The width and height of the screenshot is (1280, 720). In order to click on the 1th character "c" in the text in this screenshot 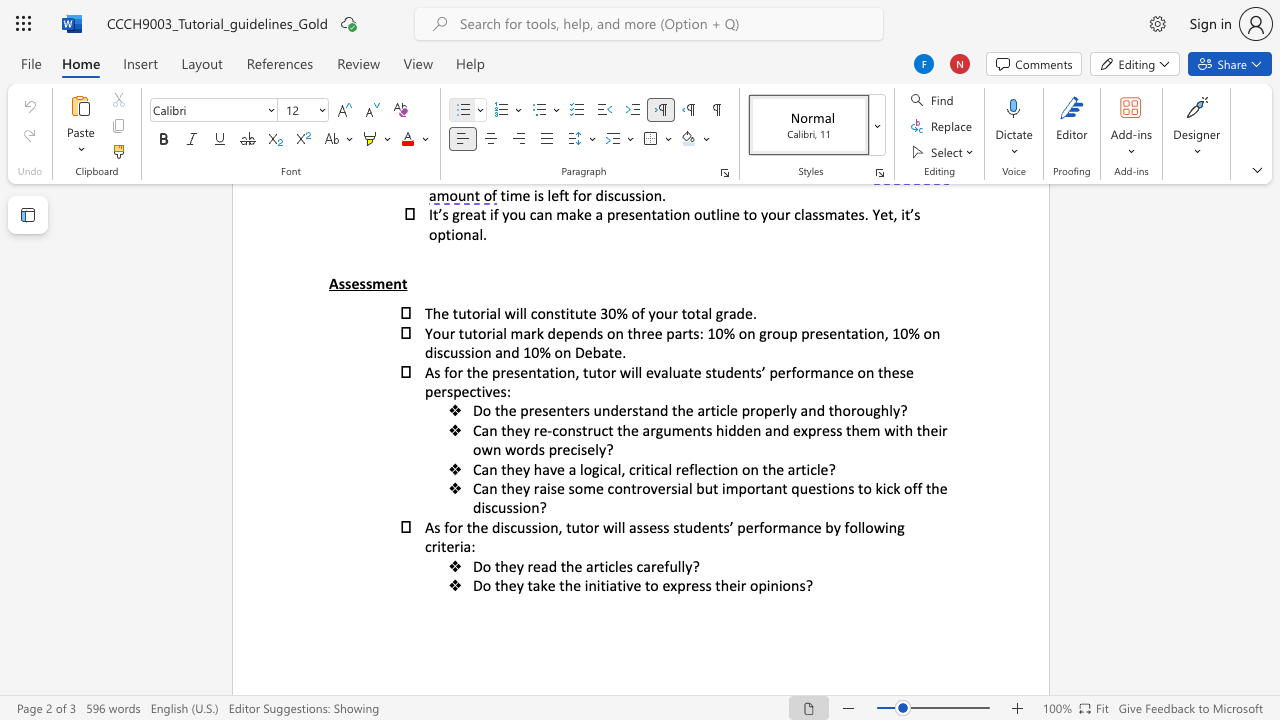, I will do `click(605, 469)`.